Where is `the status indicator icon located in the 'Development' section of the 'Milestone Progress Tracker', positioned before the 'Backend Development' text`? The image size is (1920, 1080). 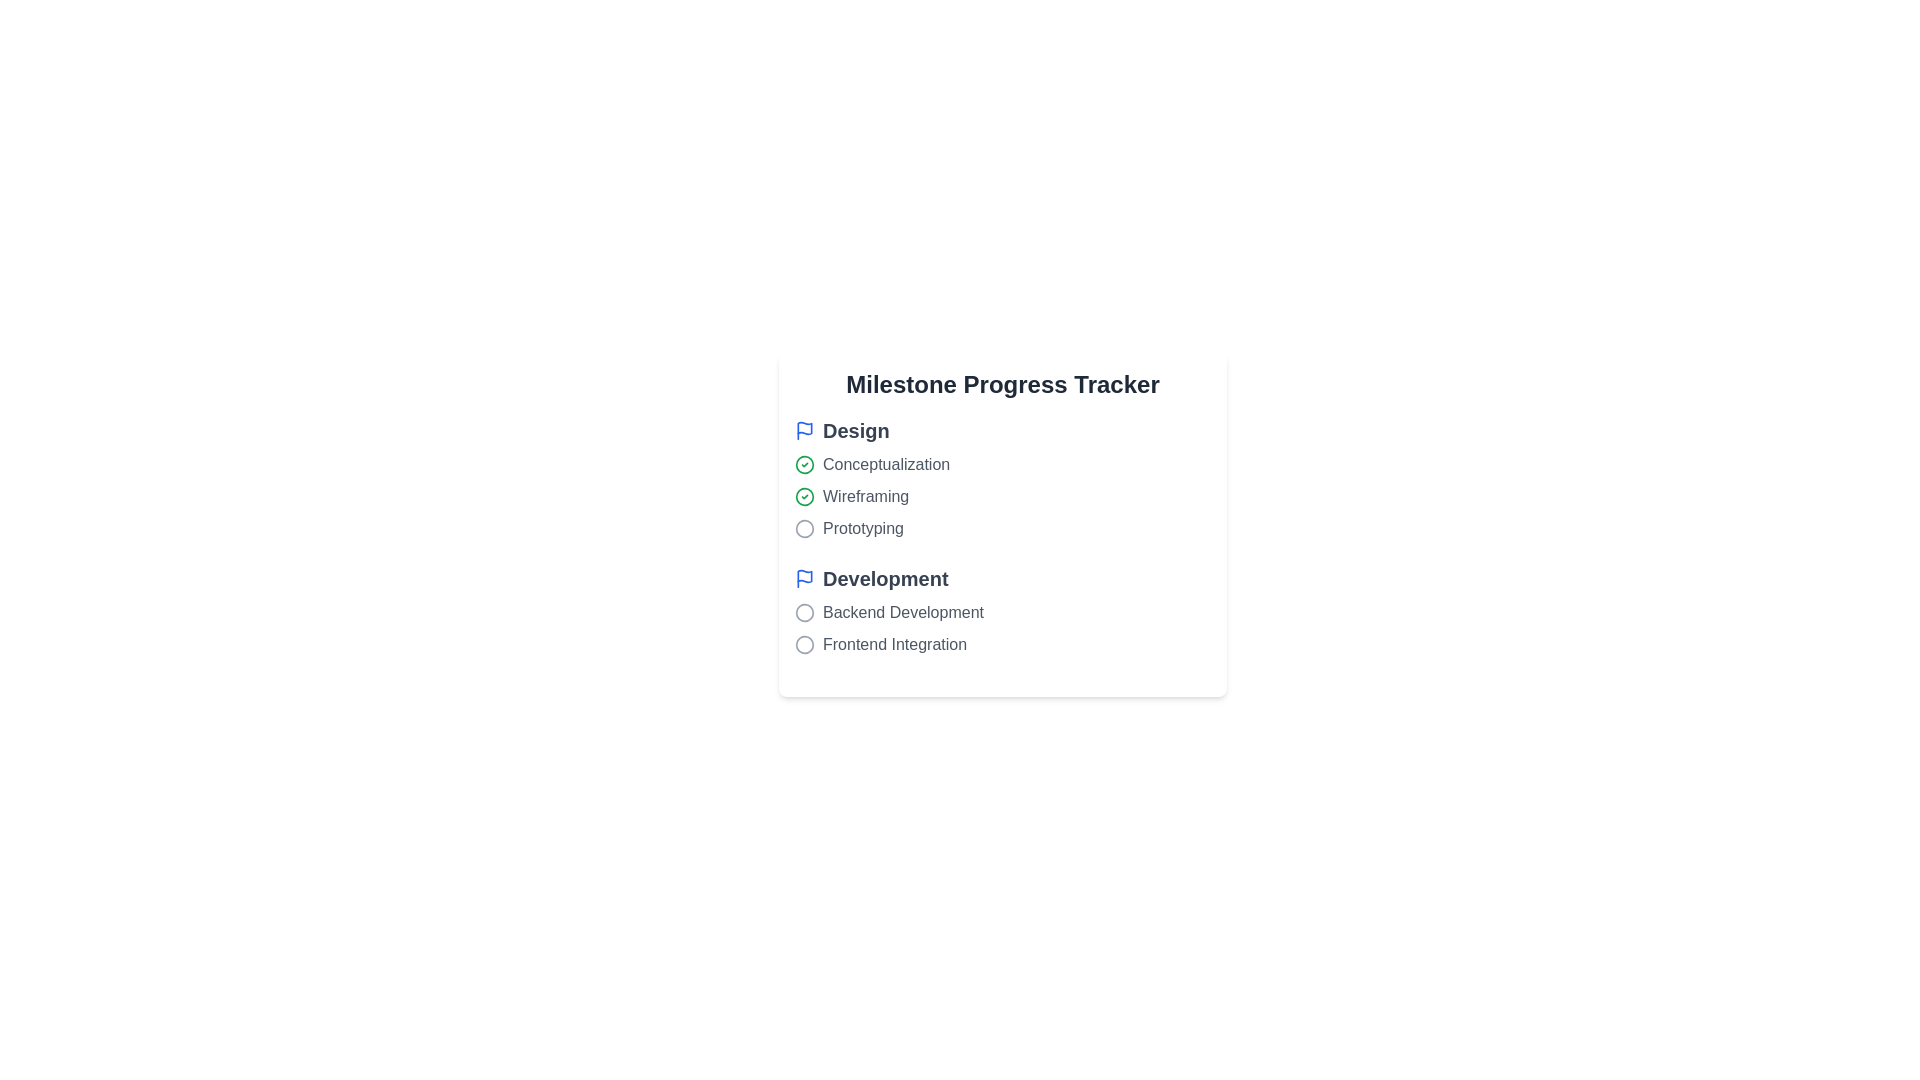
the status indicator icon located in the 'Development' section of the 'Milestone Progress Tracker', positioned before the 'Backend Development' text is located at coordinates (805, 612).